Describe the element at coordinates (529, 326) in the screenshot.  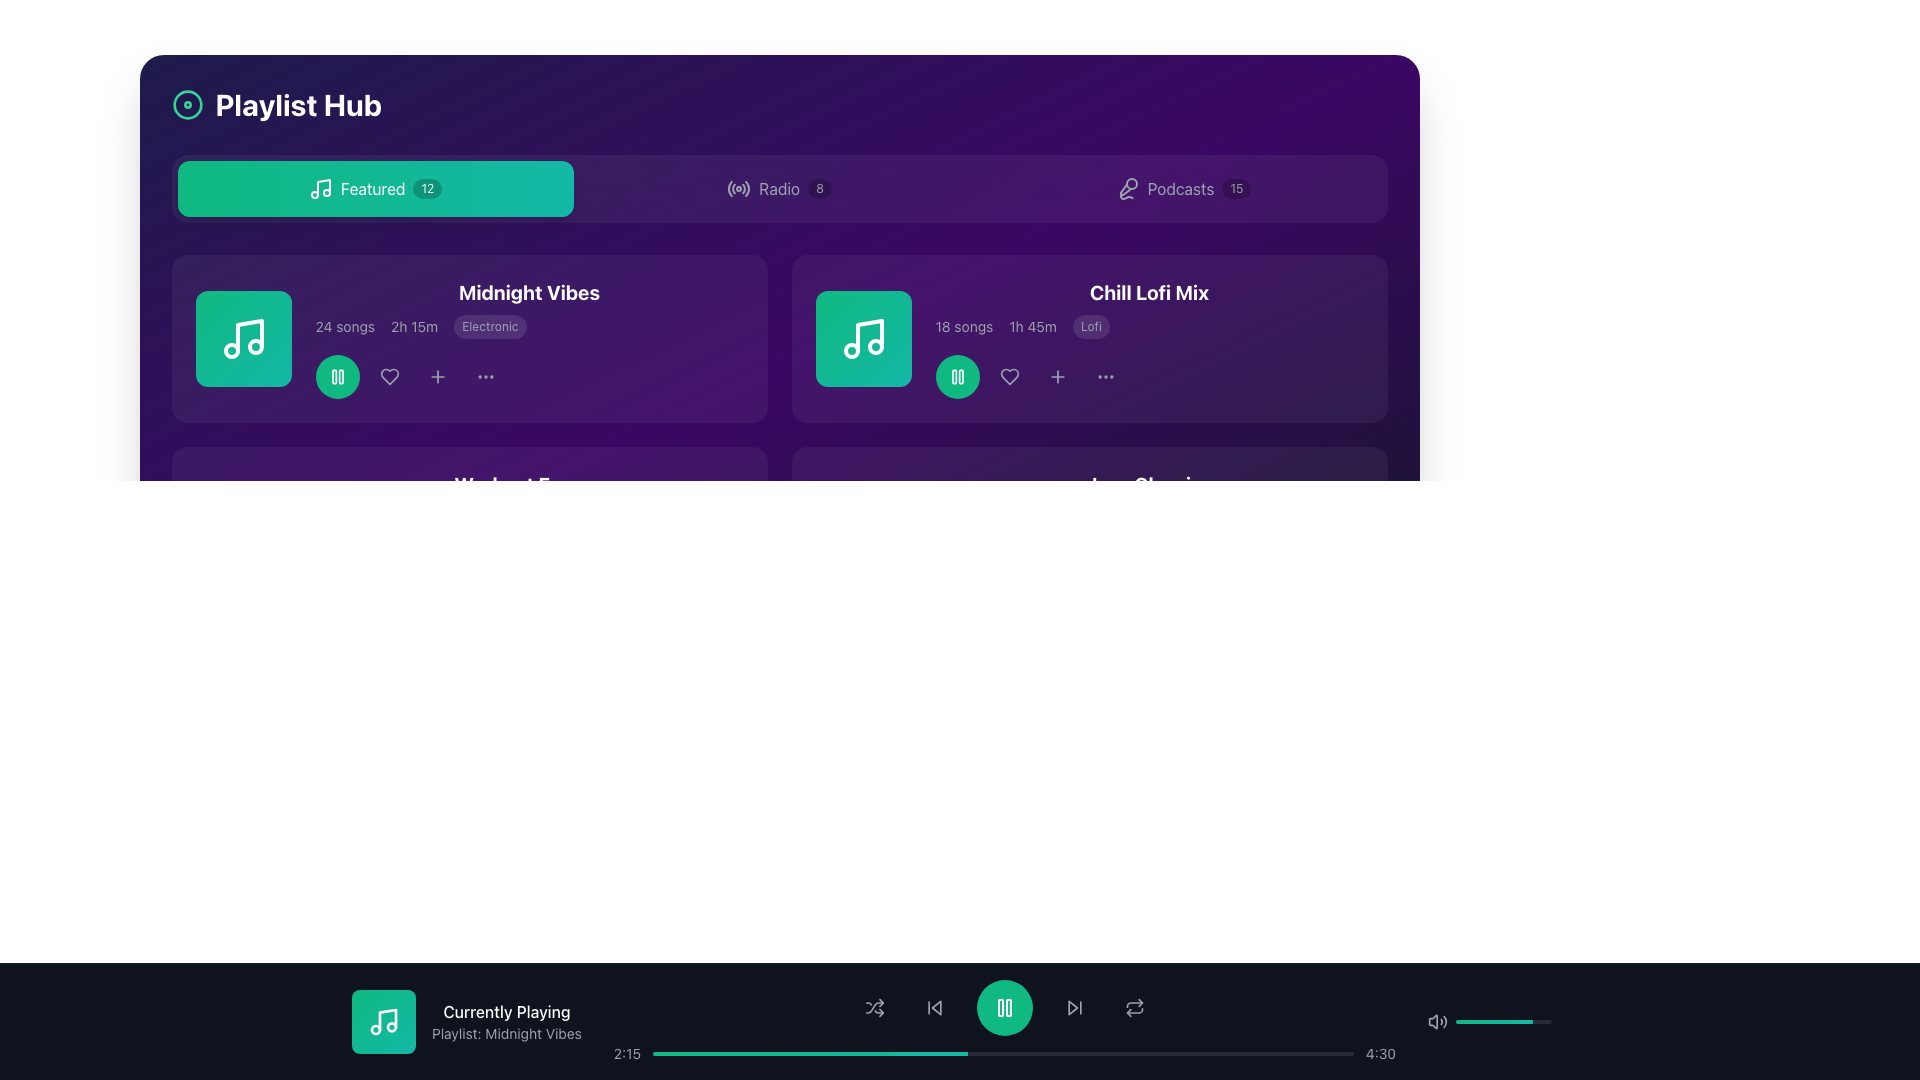
I see `individual metadata pieces displayed in the text group within the playlist card titled 'Midnight Vibes', located centrally below the title text` at that location.